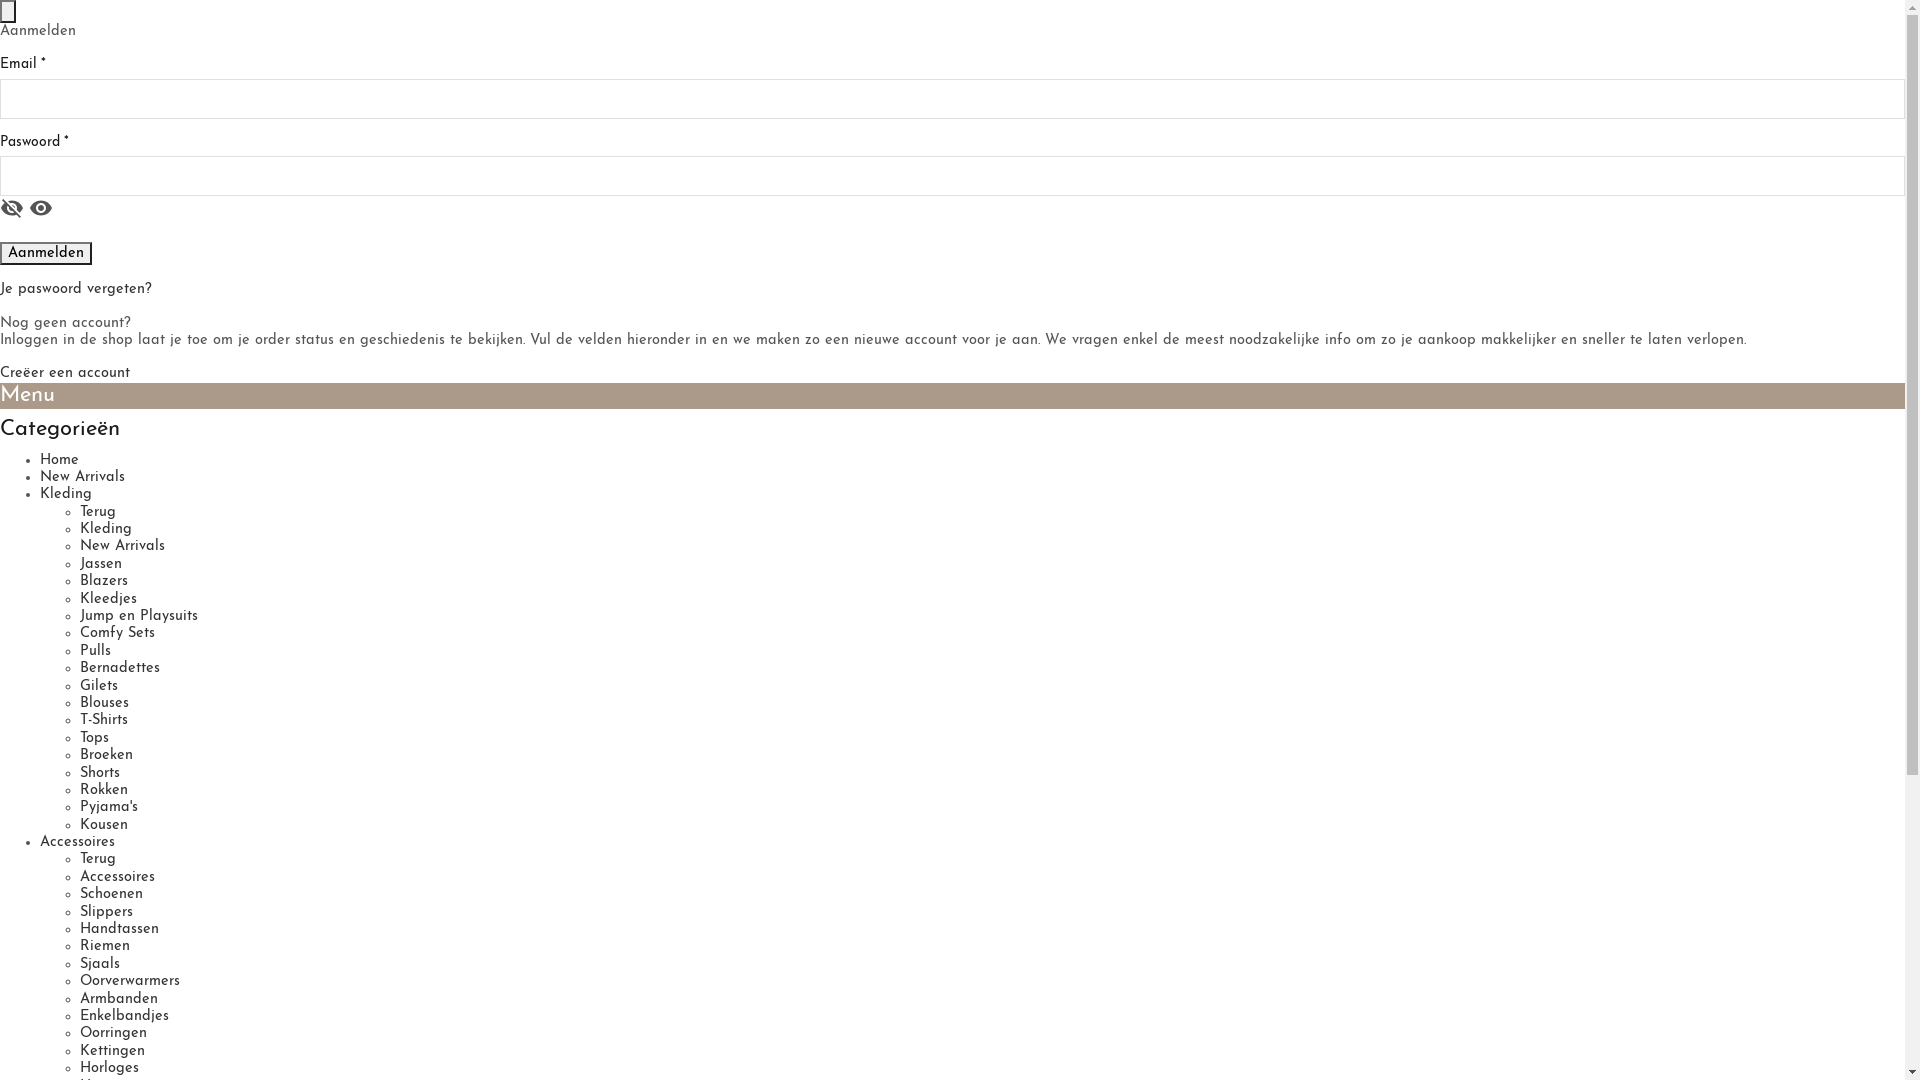 This screenshot has height=1080, width=1920. I want to click on 'Schoenen', so click(110, 893).